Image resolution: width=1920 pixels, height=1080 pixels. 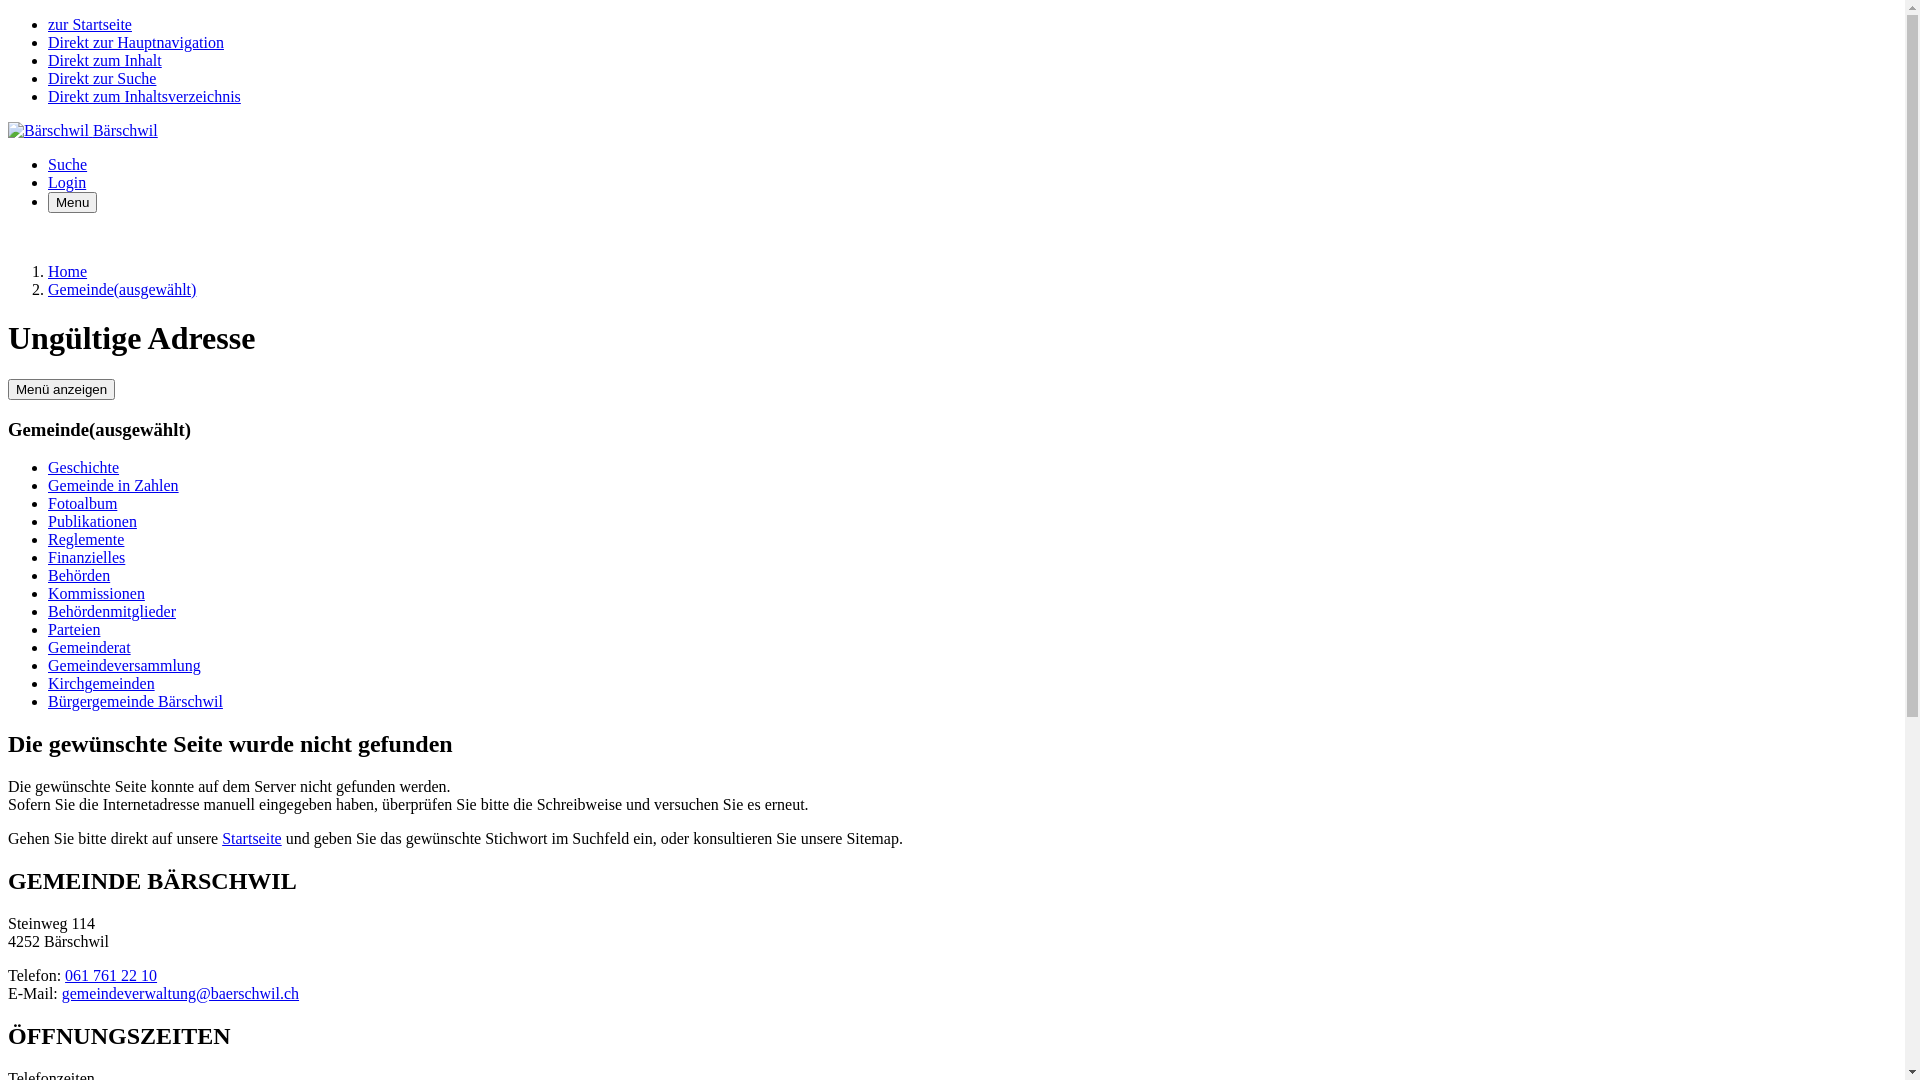 What do you see at coordinates (48, 24) in the screenshot?
I see `'zur Startseite'` at bounding box center [48, 24].